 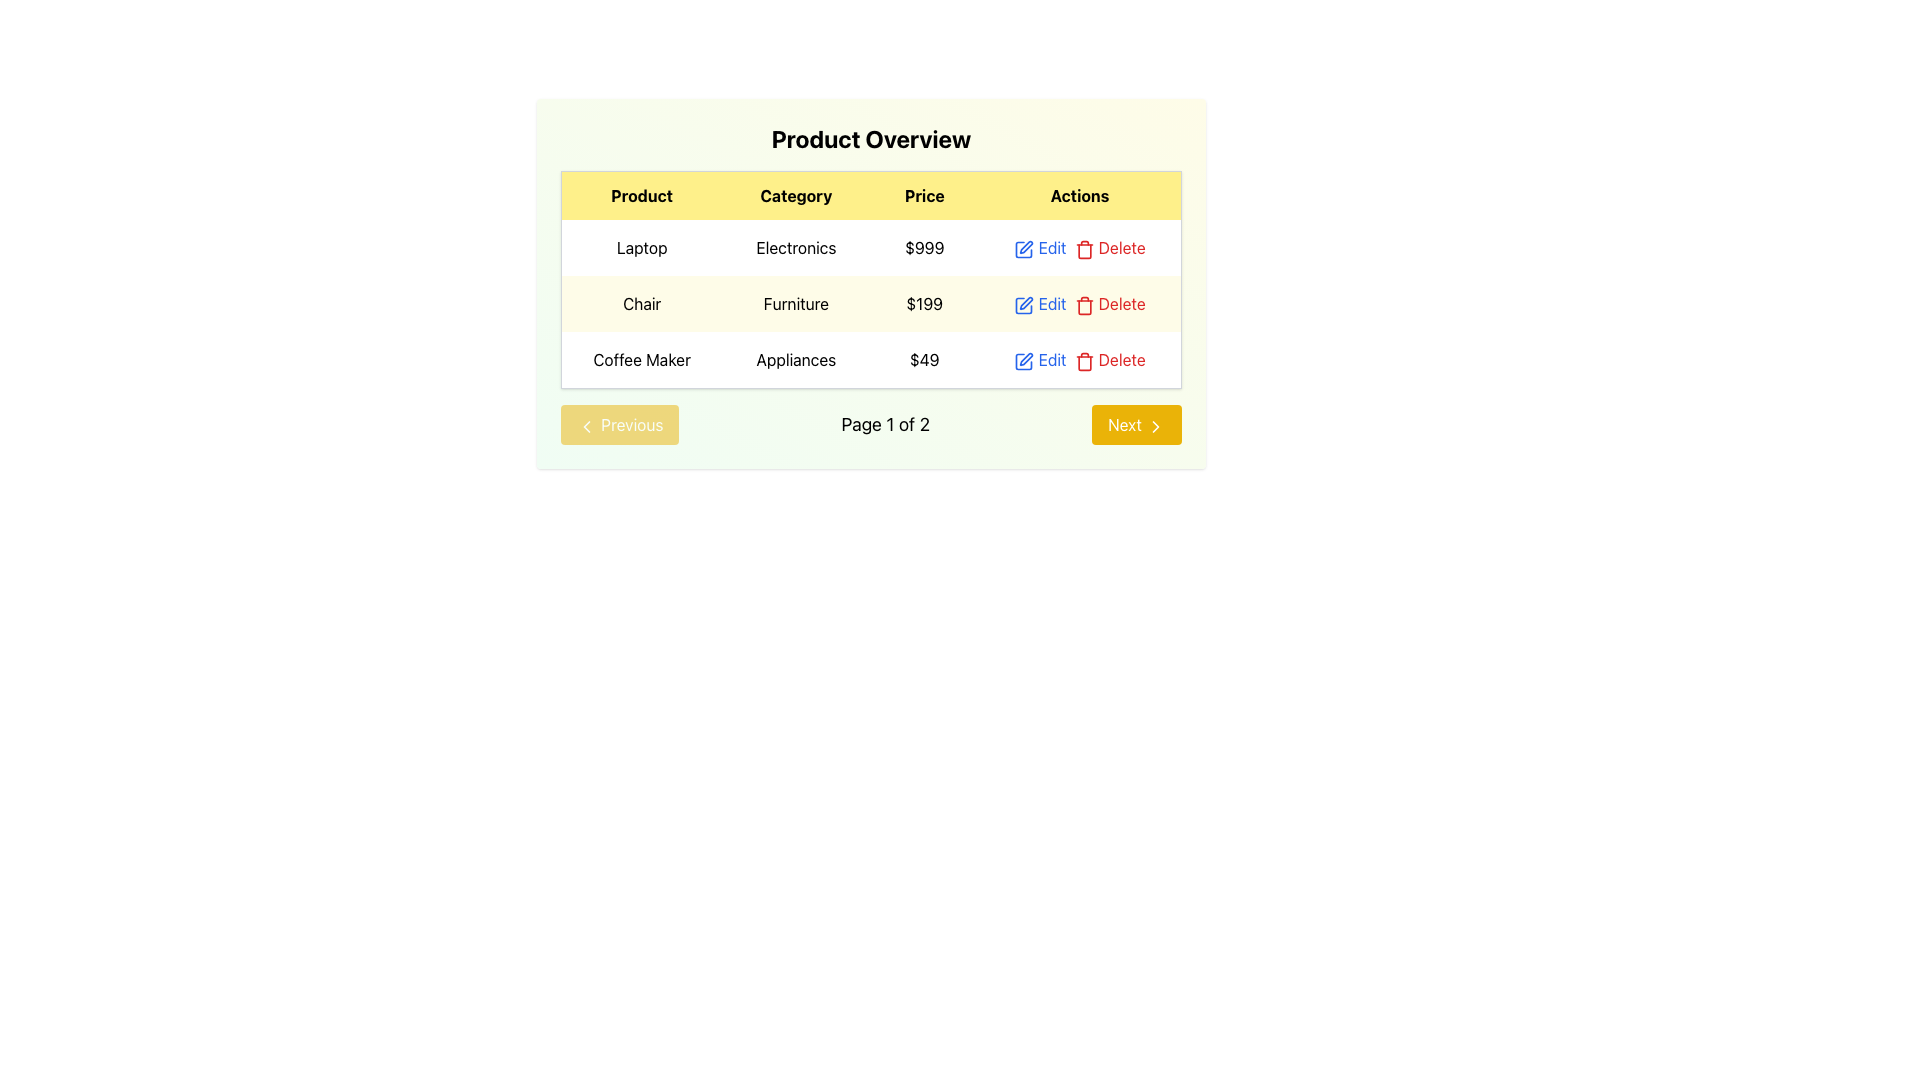 I want to click on the 'Next' button, so click(x=1156, y=424).